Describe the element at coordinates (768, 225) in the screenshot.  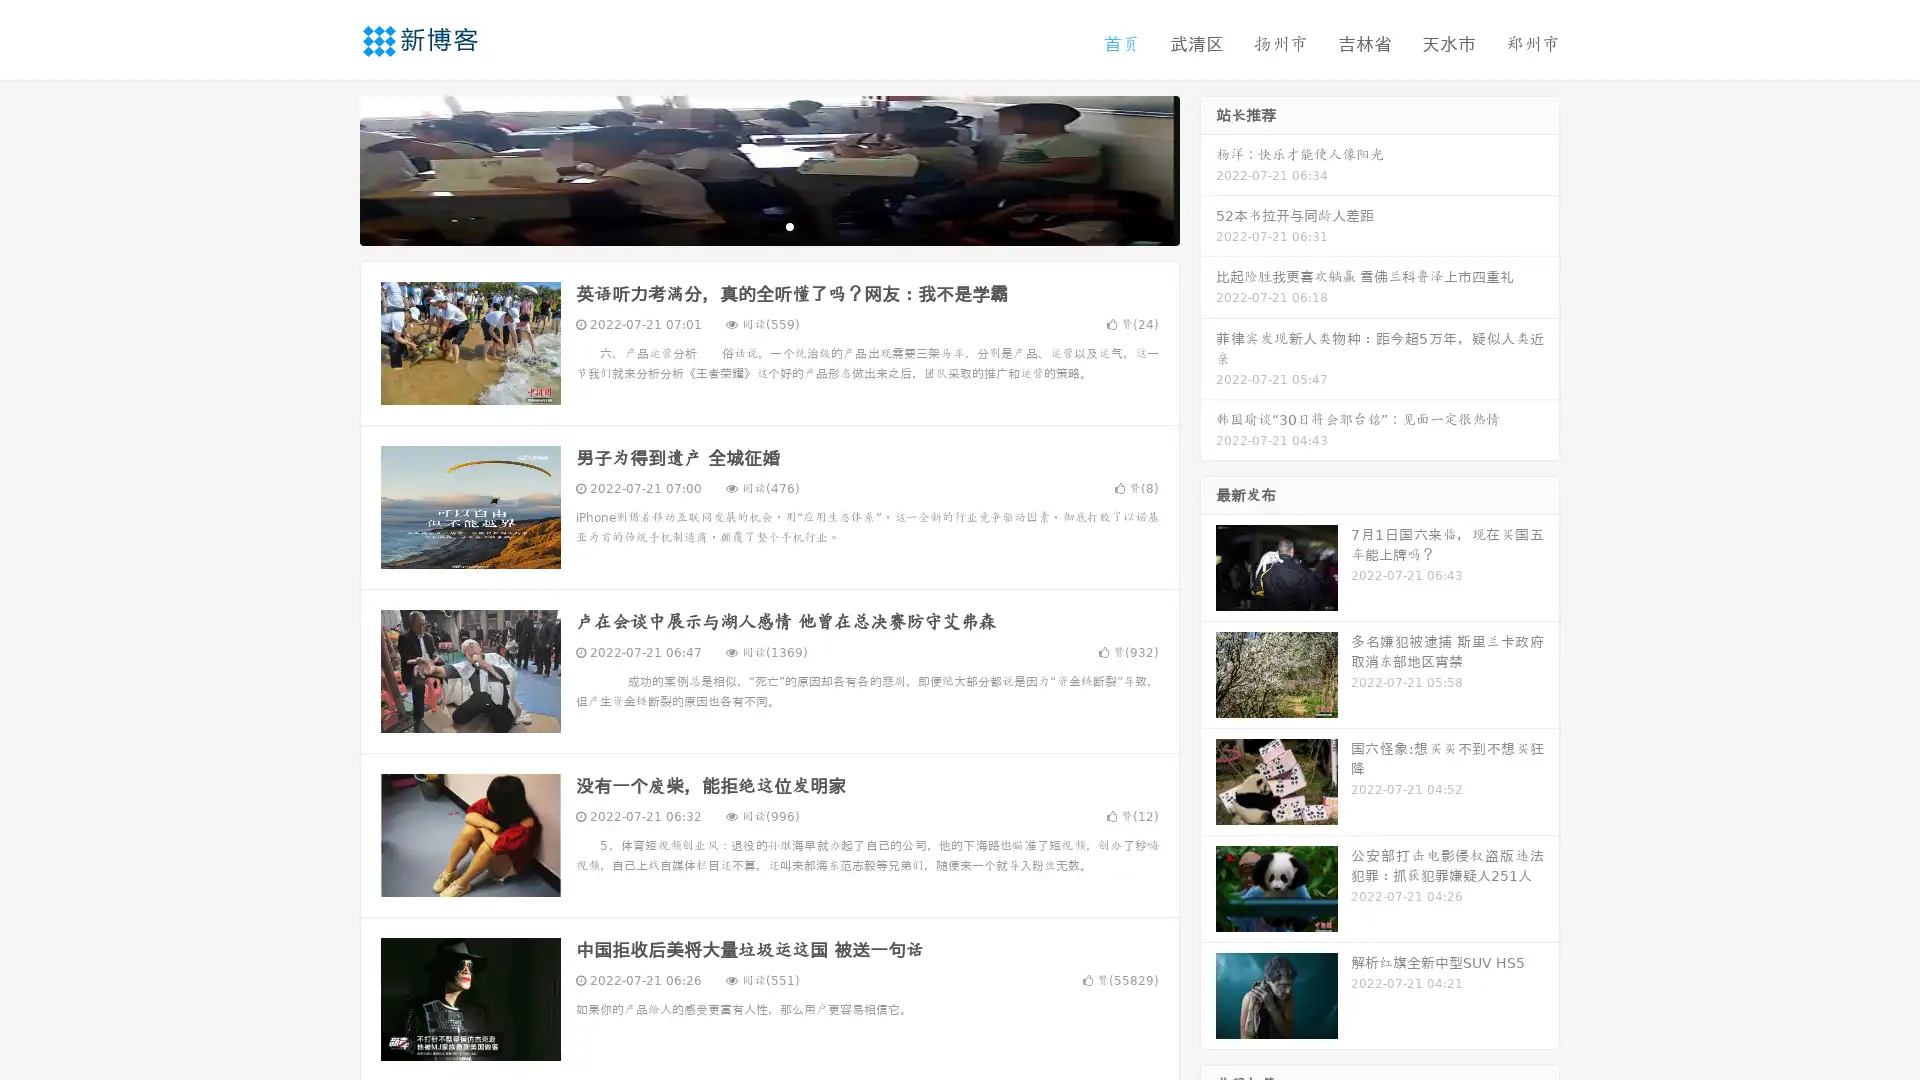
I see `Go to slide 2` at that location.